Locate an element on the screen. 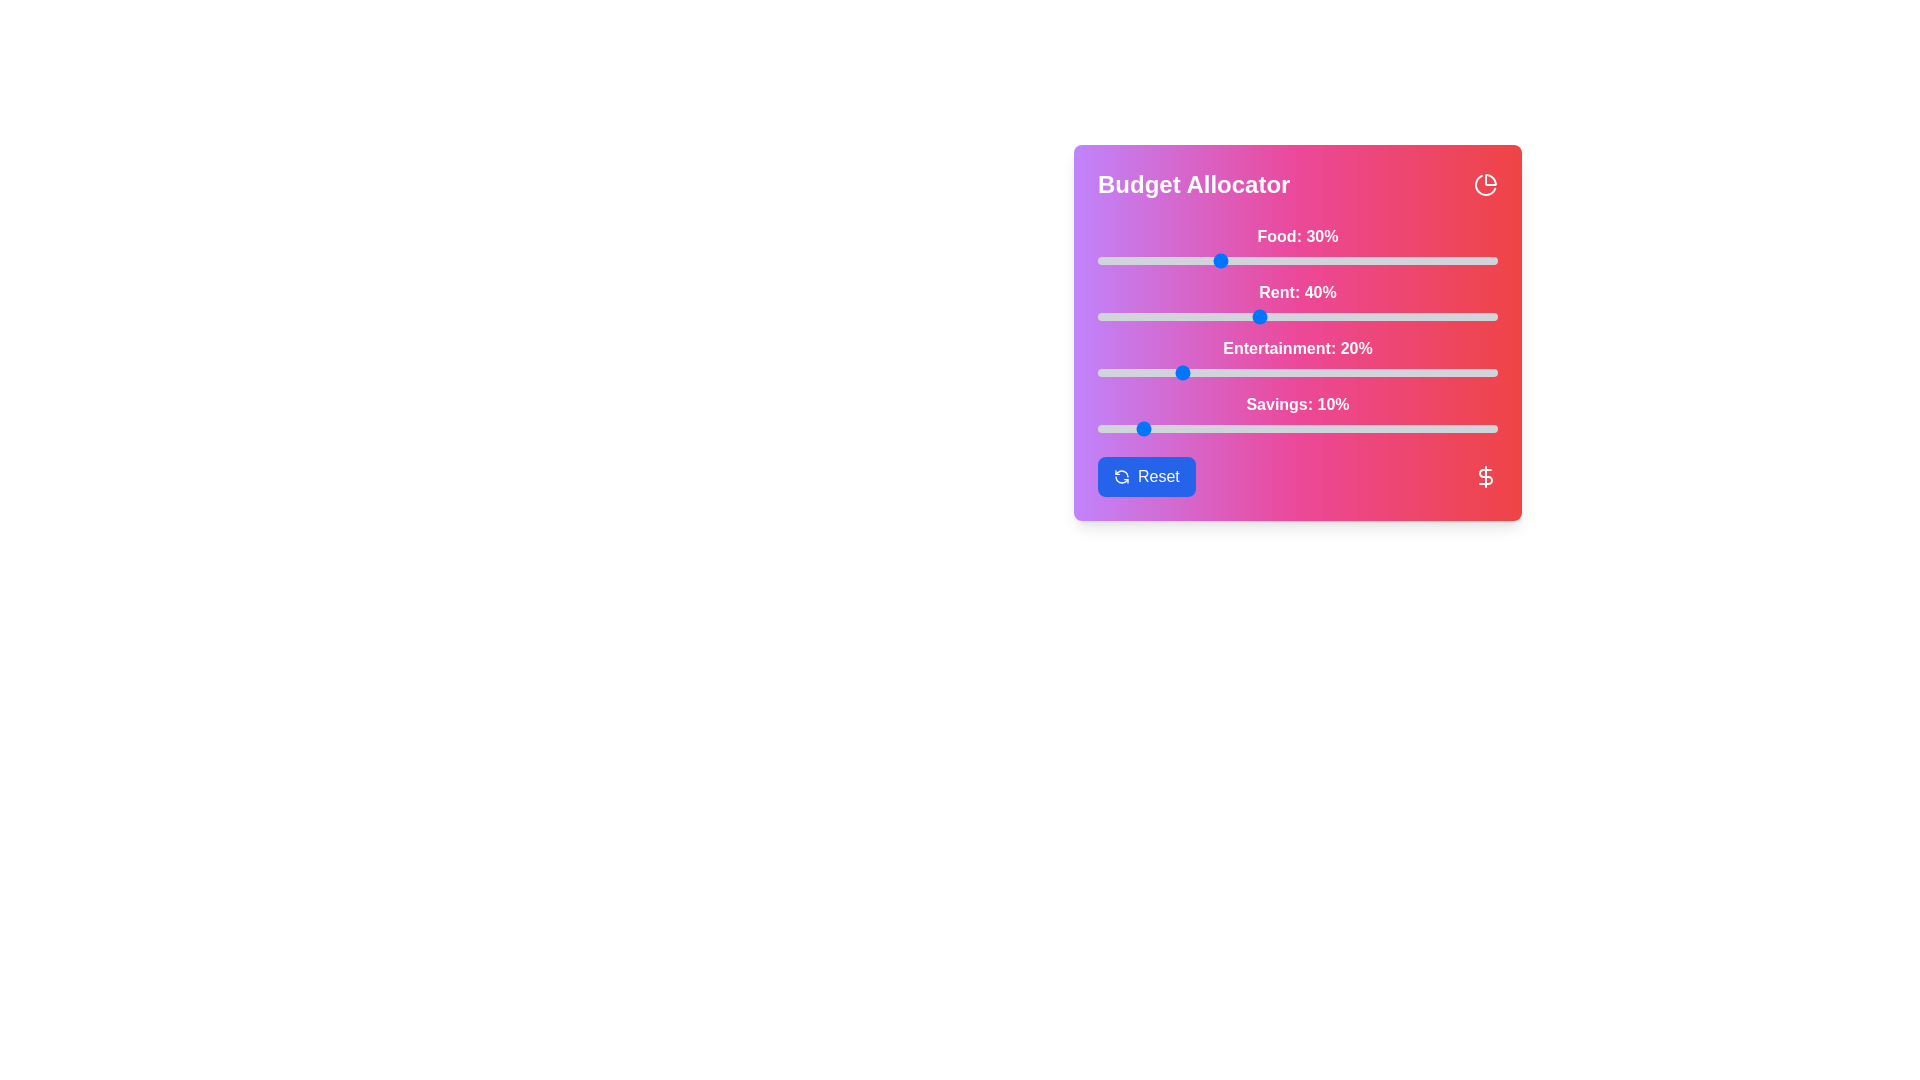  the interactive slider labeled 'Entertainment: 20%' which is positioned centrally below 'Rent: 40%' and above 'Savings: 10%' is located at coordinates (1297, 356).